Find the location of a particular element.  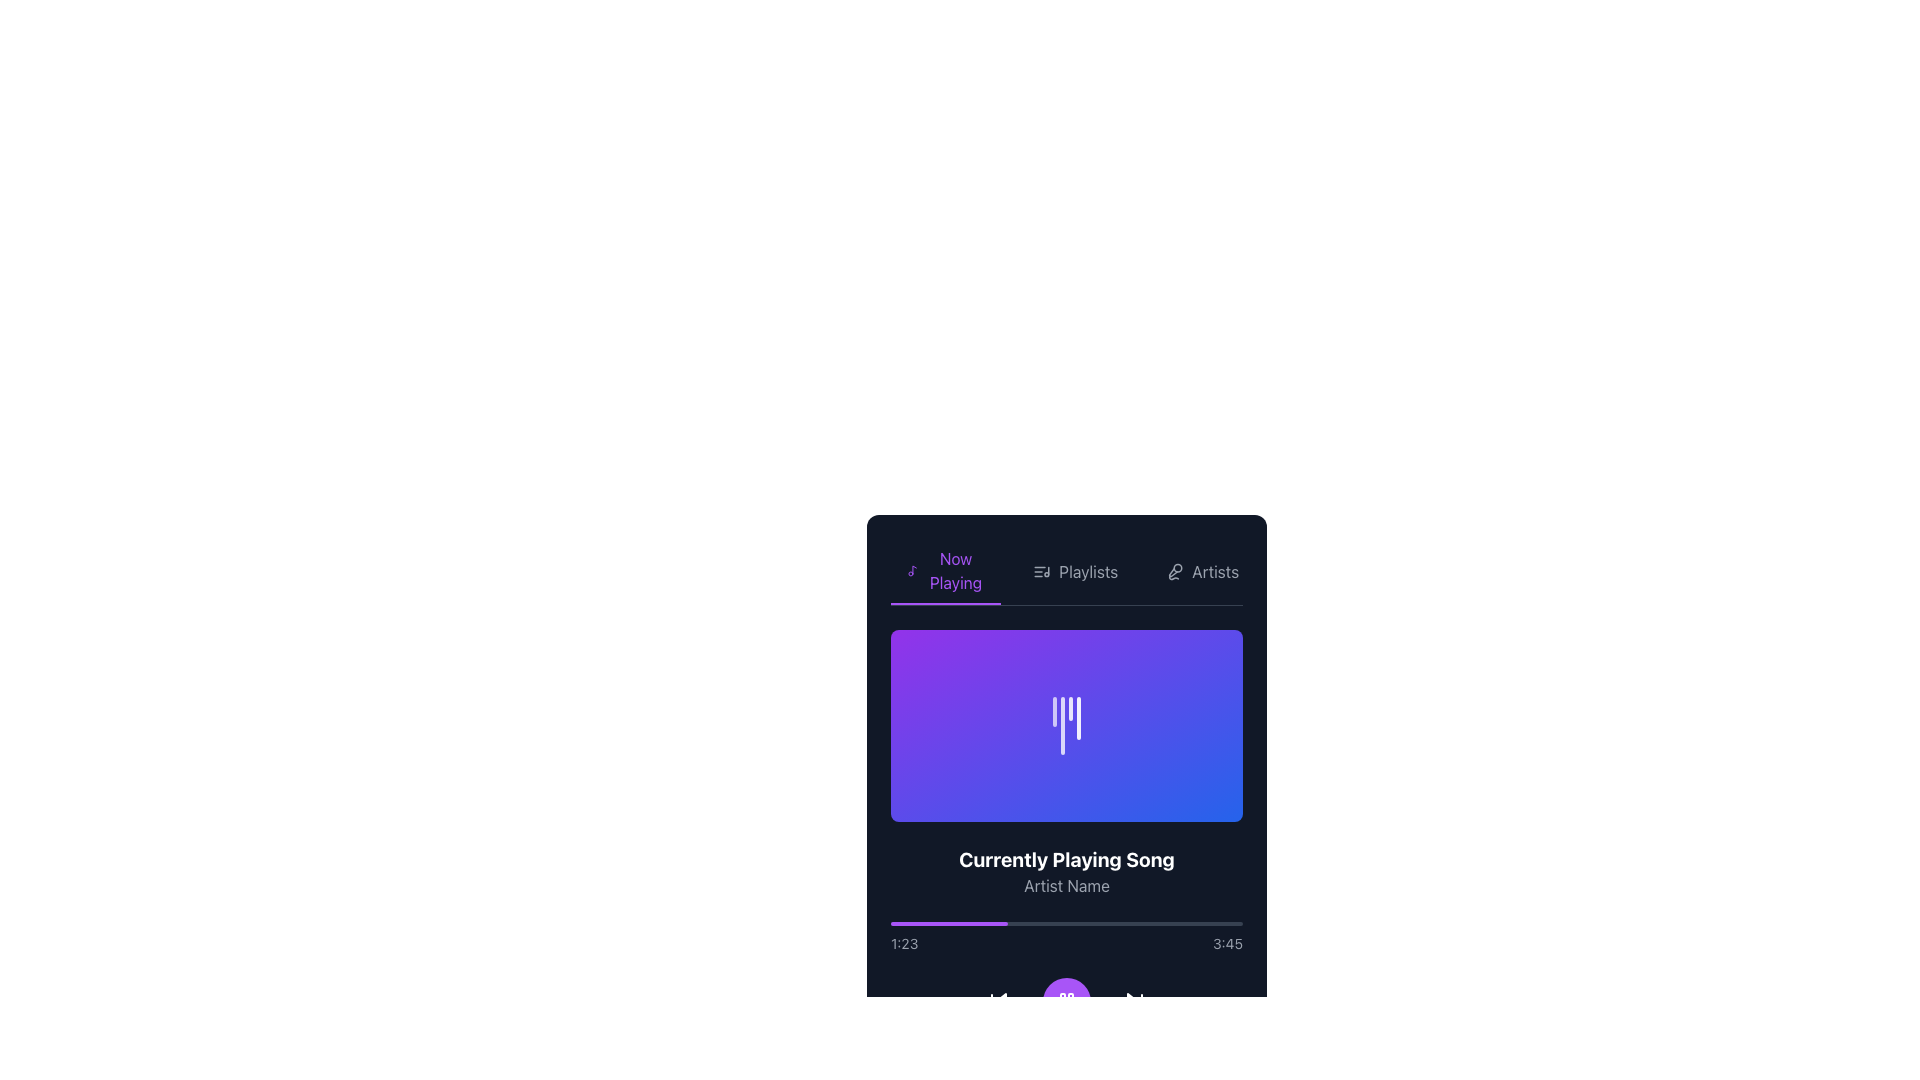

the third bar in a horizontal arrangement of four bars, which serves as a visual indicator for user feedback is located at coordinates (1069, 707).